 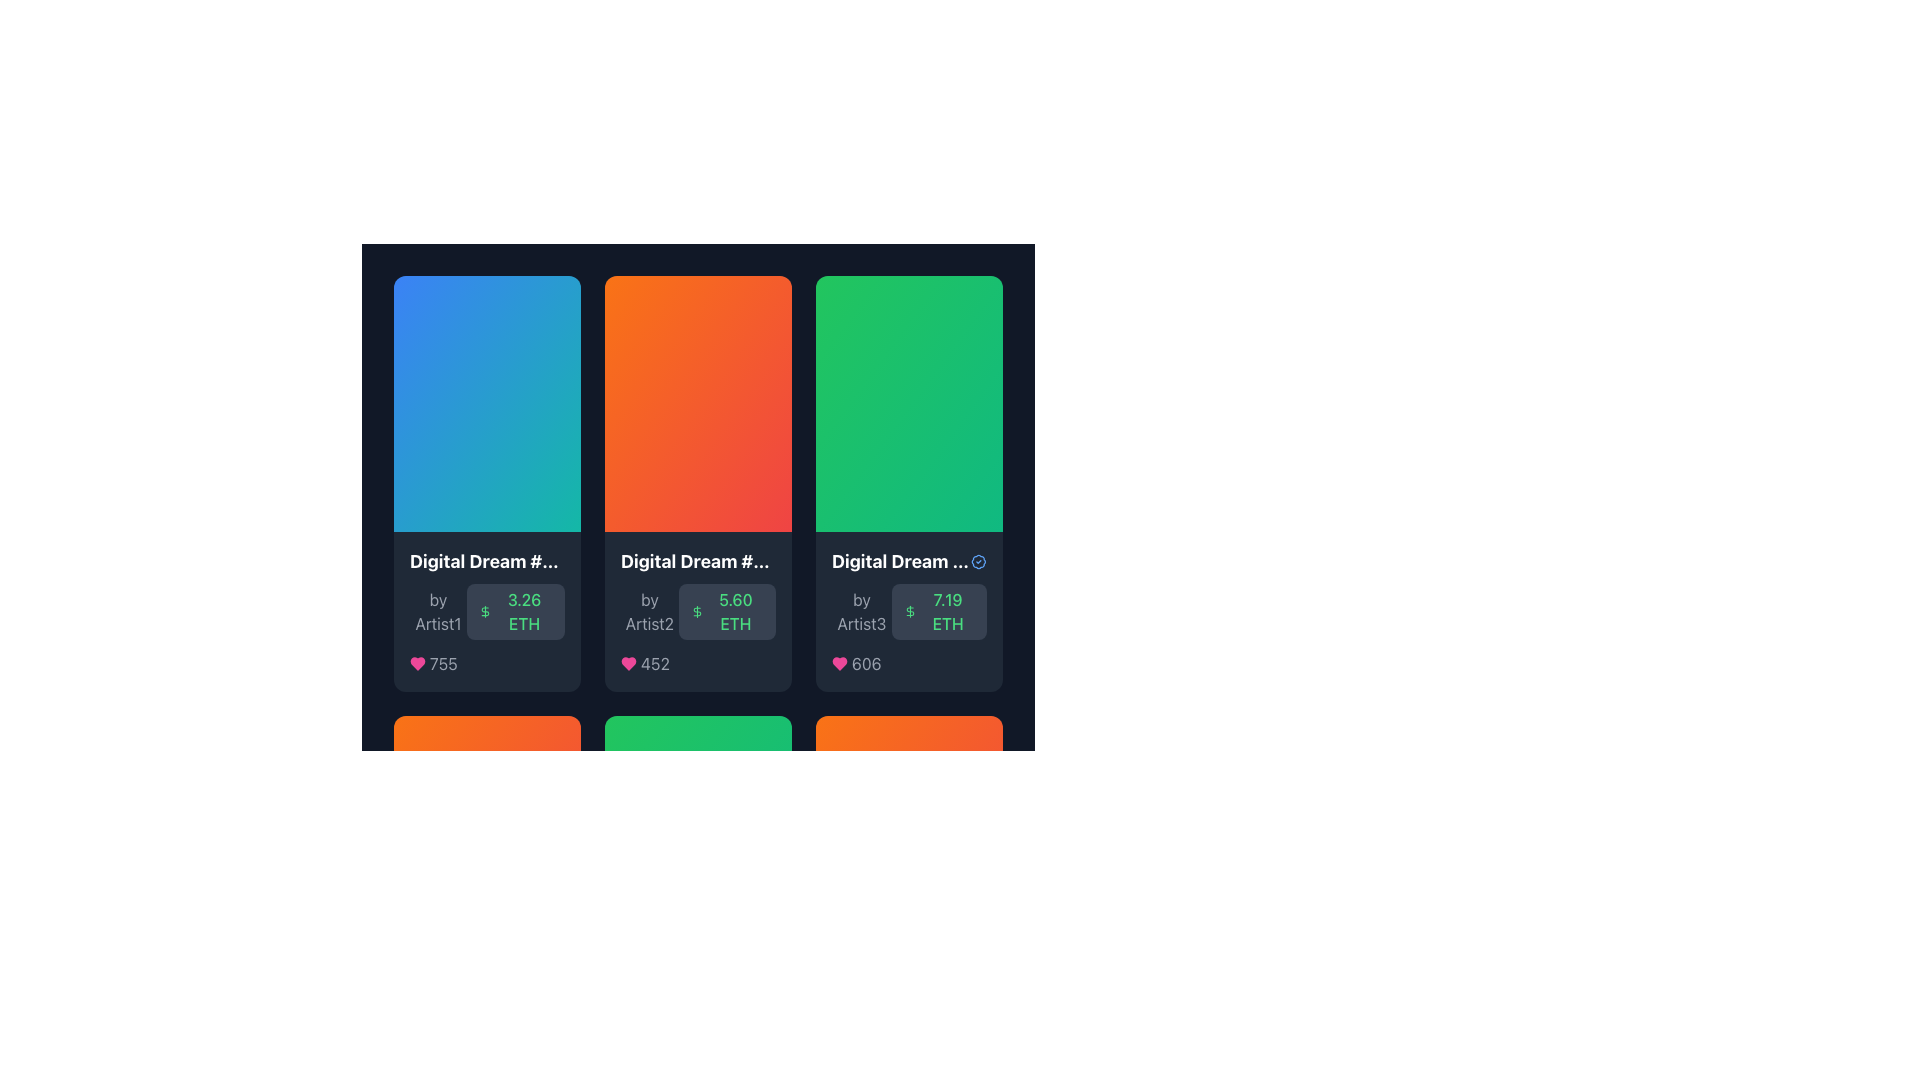 I want to click on the static text label displaying the name or identifier of the featured item in the second card from a horizontal row of cards, so click(x=698, y=562).